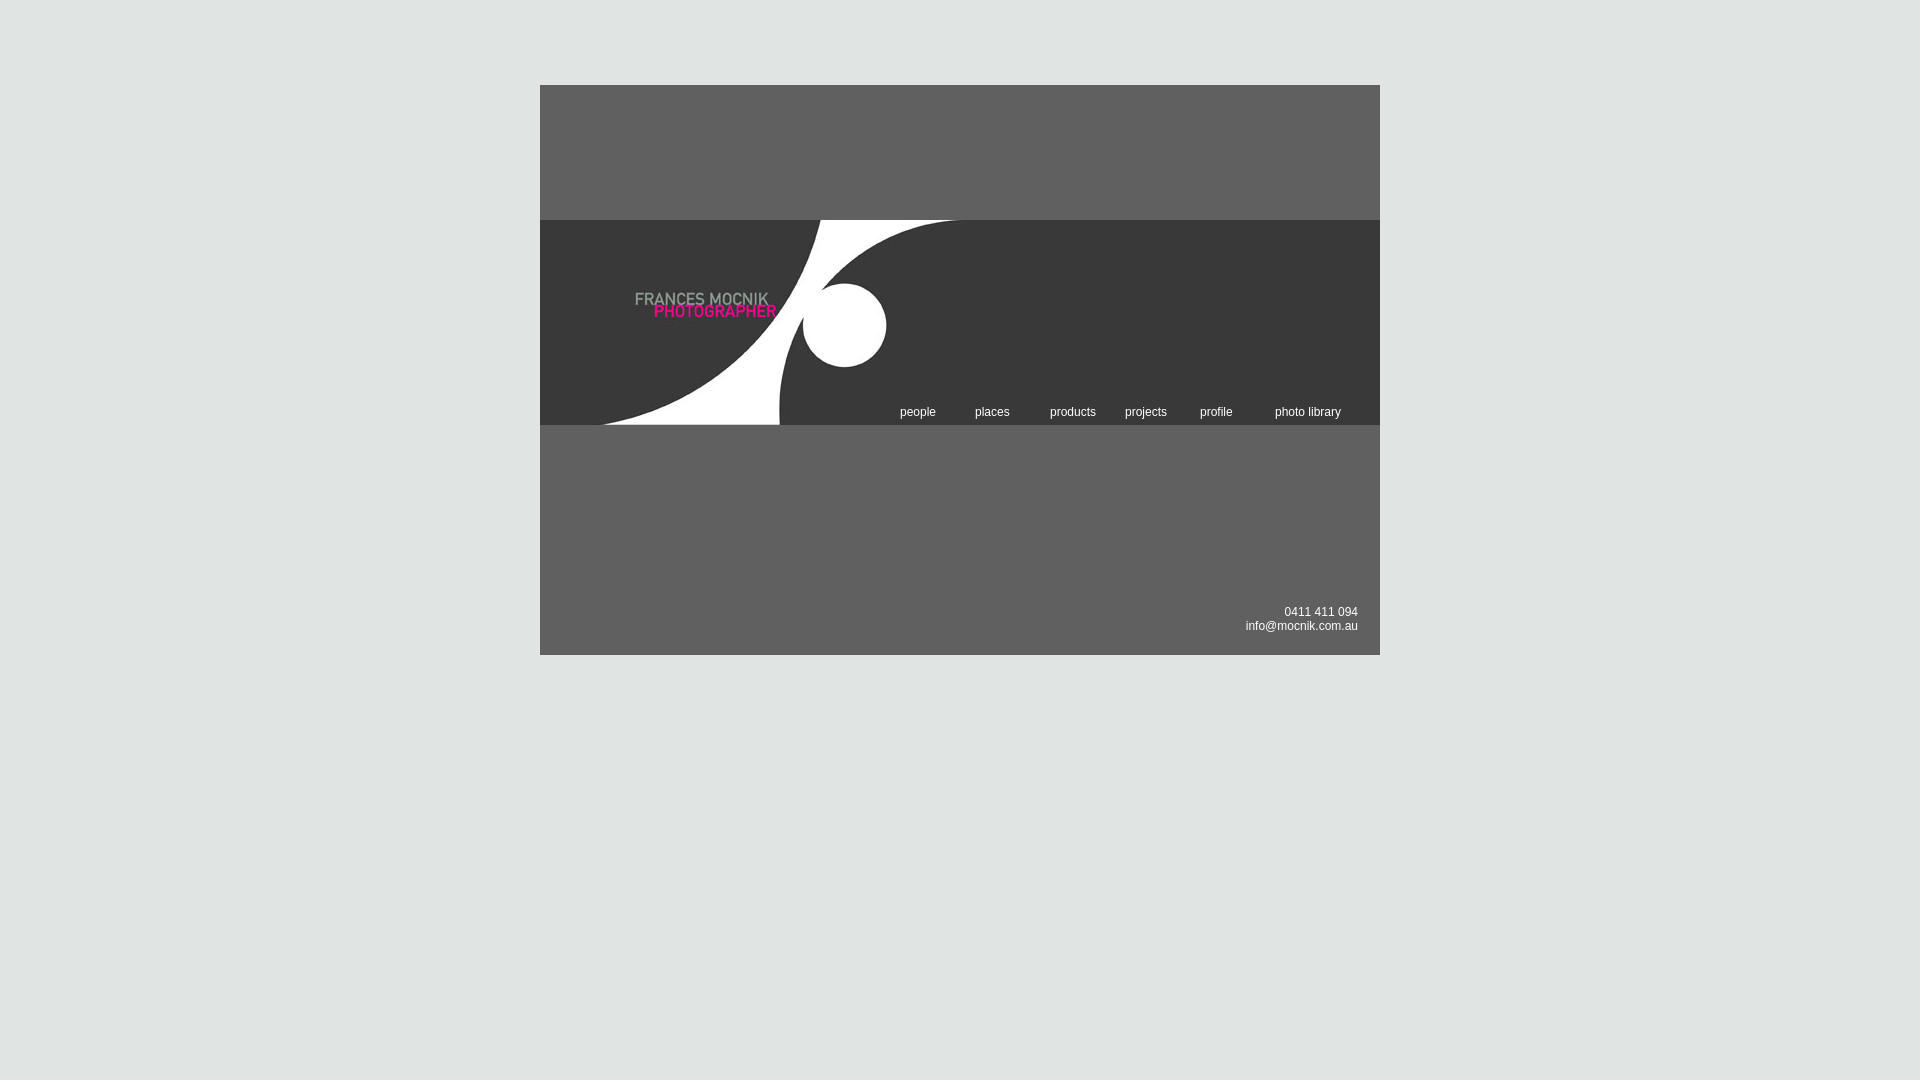 The image size is (1920, 1080). What do you see at coordinates (1162, 411) in the screenshot?
I see `'projects'` at bounding box center [1162, 411].